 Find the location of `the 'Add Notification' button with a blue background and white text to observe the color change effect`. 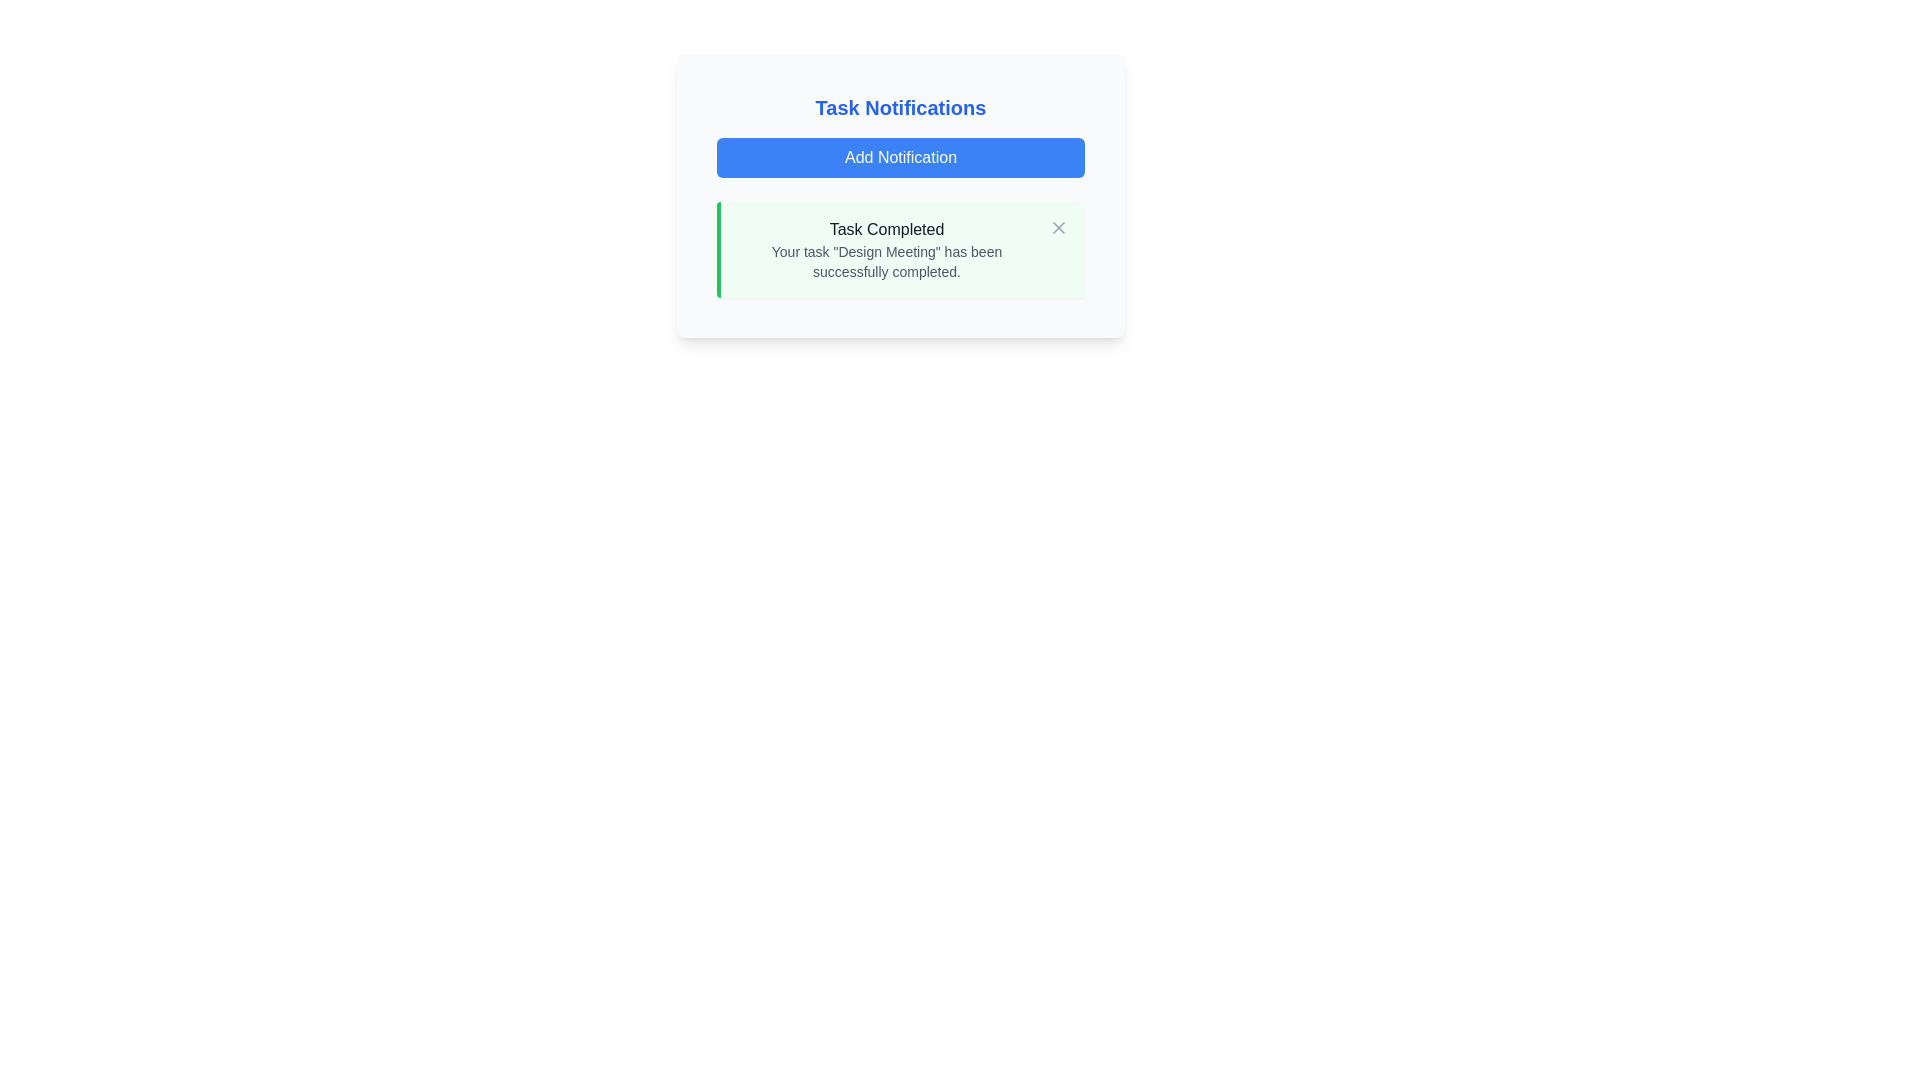

the 'Add Notification' button with a blue background and white text to observe the color change effect is located at coordinates (900, 157).